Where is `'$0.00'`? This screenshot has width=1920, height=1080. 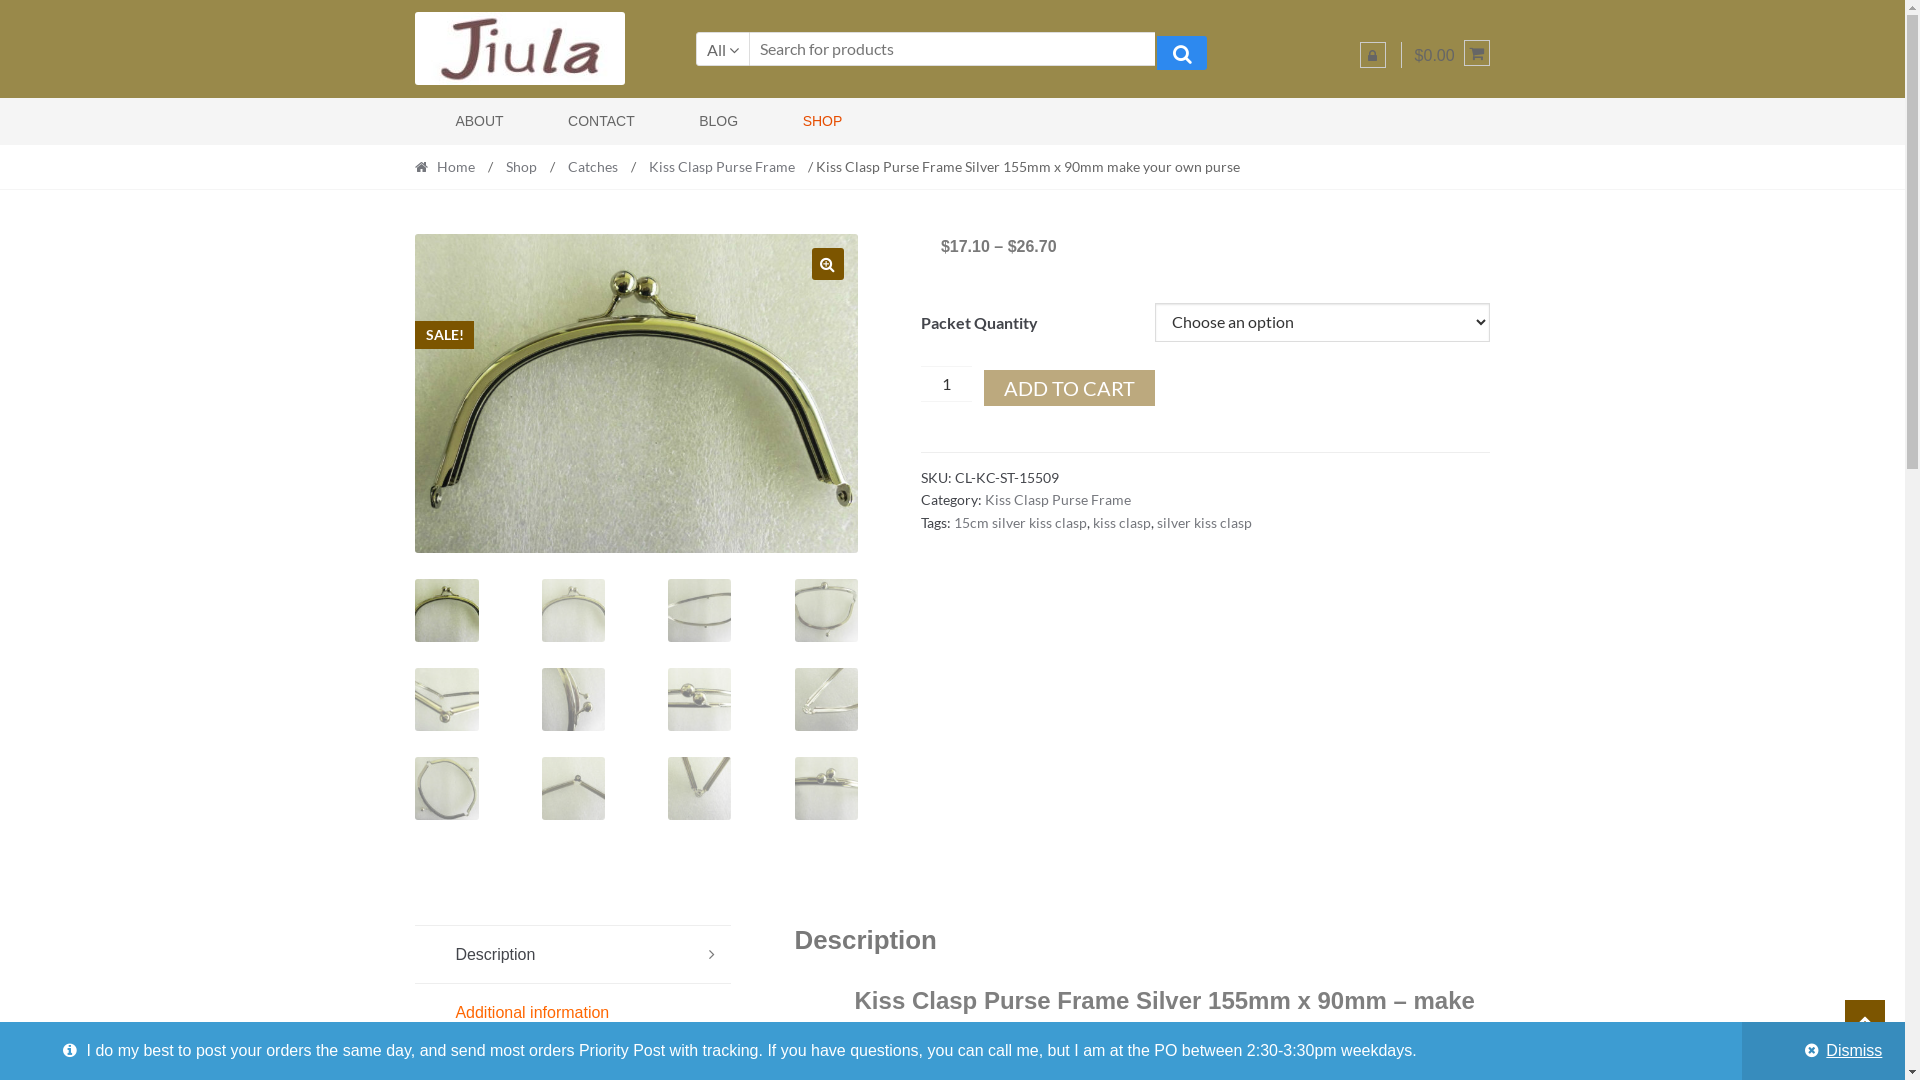
'$0.00' is located at coordinates (1452, 55).